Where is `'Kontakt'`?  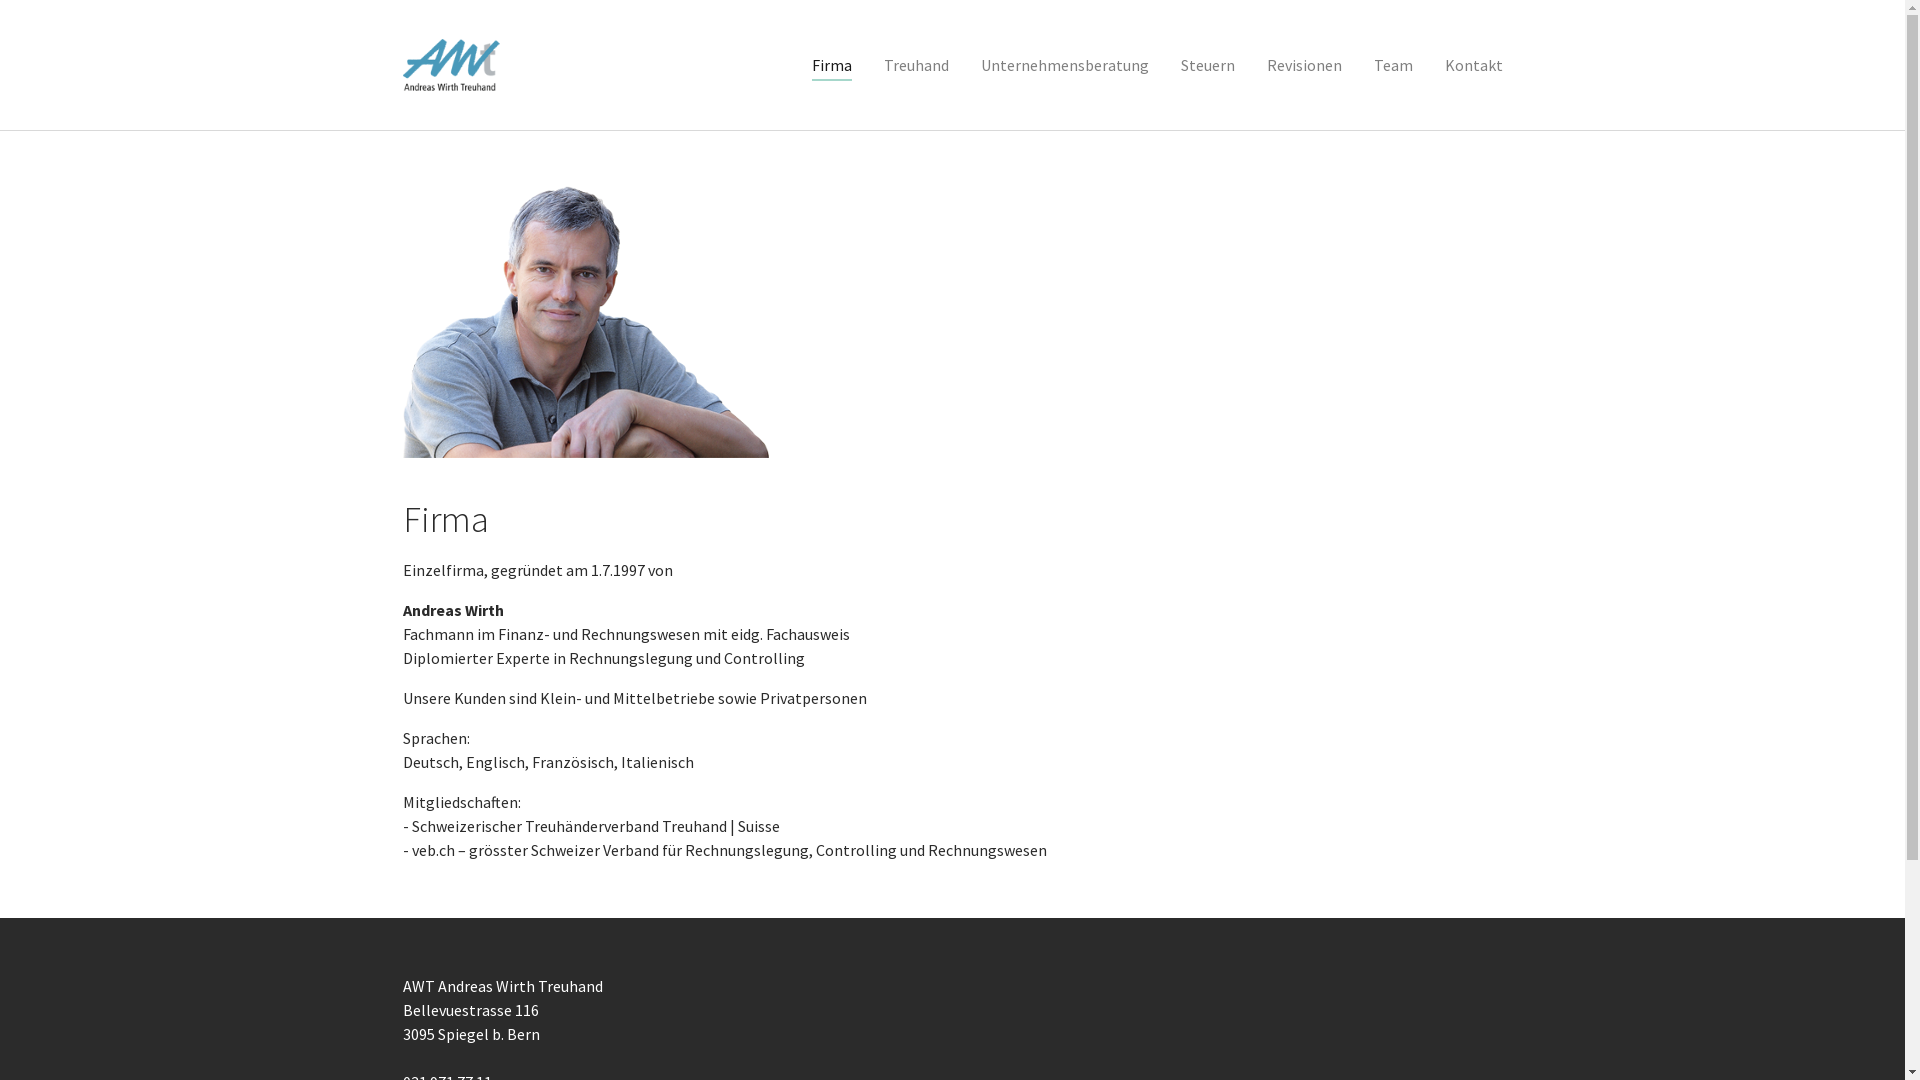
'Kontakt' is located at coordinates (1473, 64).